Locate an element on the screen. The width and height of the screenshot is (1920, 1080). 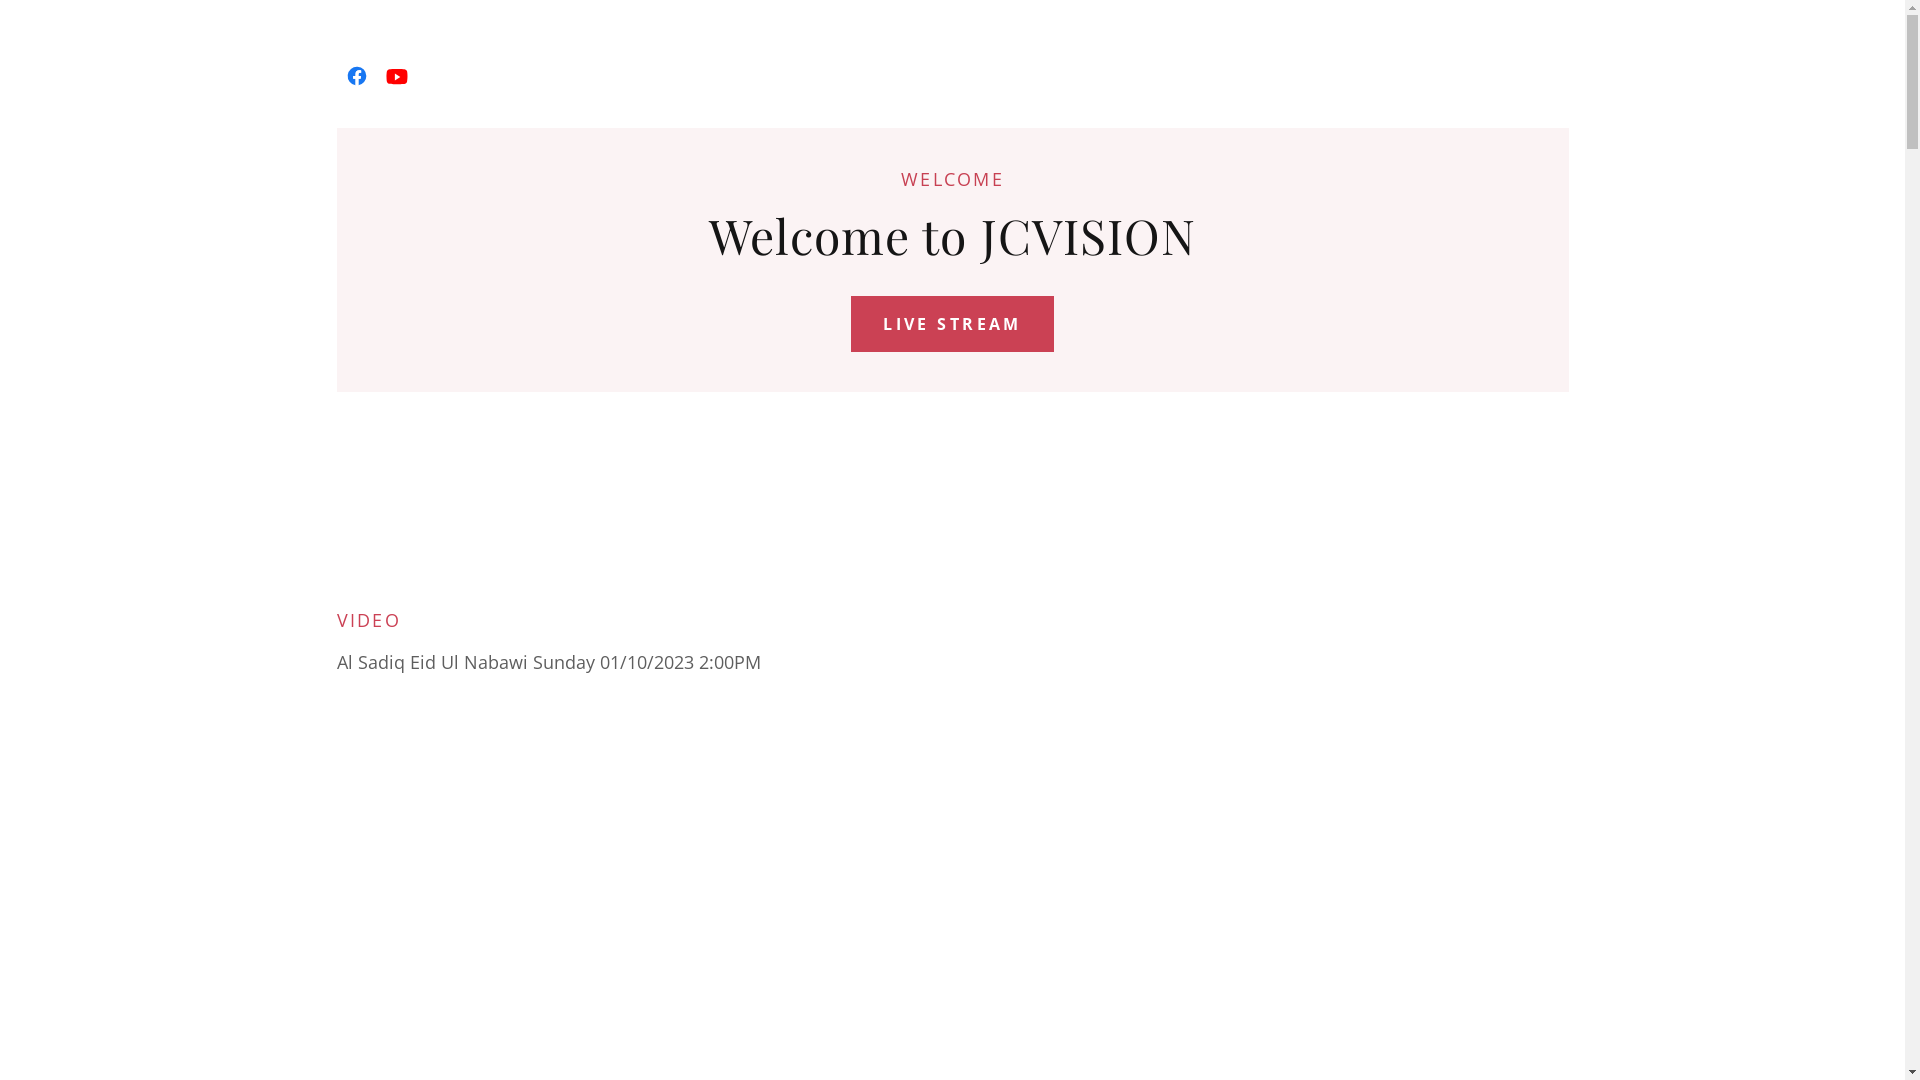
'LIVE STREAM' is located at coordinates (951, 323).